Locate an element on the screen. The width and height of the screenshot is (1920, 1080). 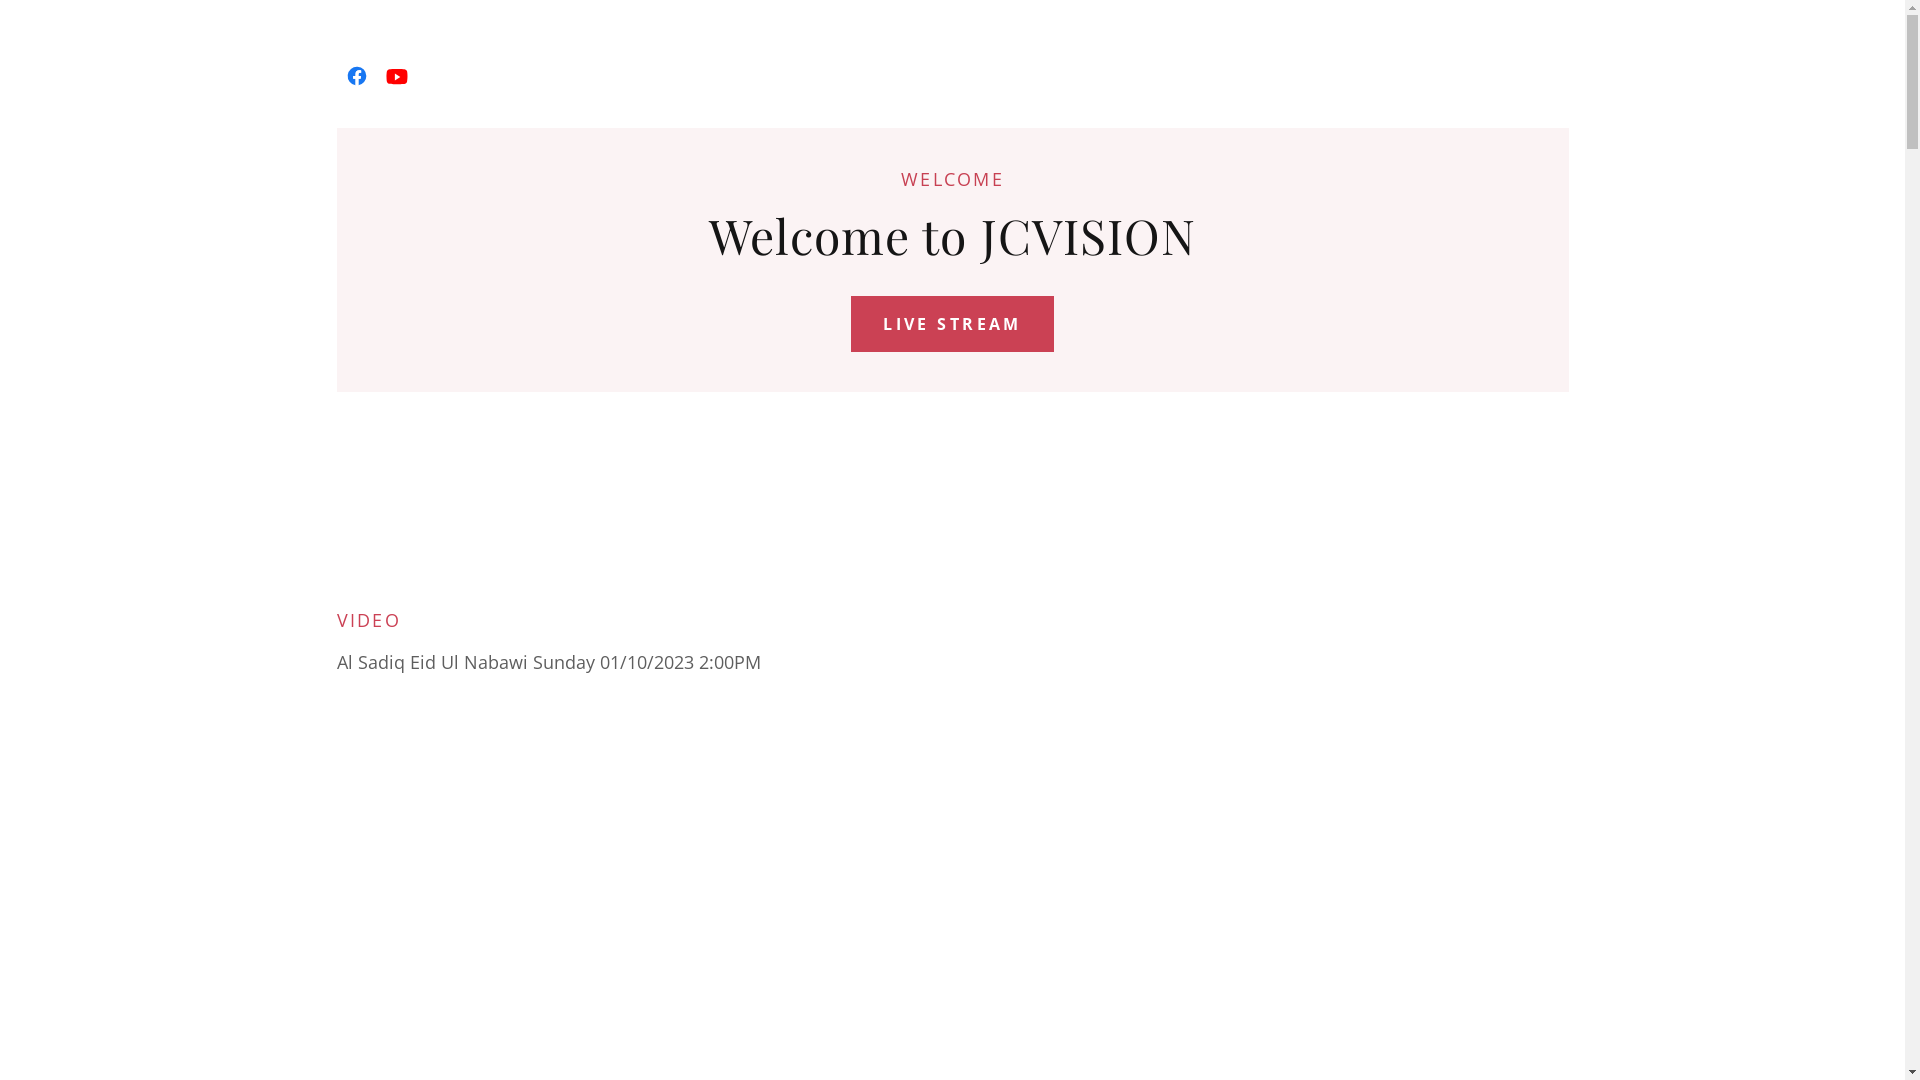
'LIVE STREAM' is located at coordinates (951, 323).